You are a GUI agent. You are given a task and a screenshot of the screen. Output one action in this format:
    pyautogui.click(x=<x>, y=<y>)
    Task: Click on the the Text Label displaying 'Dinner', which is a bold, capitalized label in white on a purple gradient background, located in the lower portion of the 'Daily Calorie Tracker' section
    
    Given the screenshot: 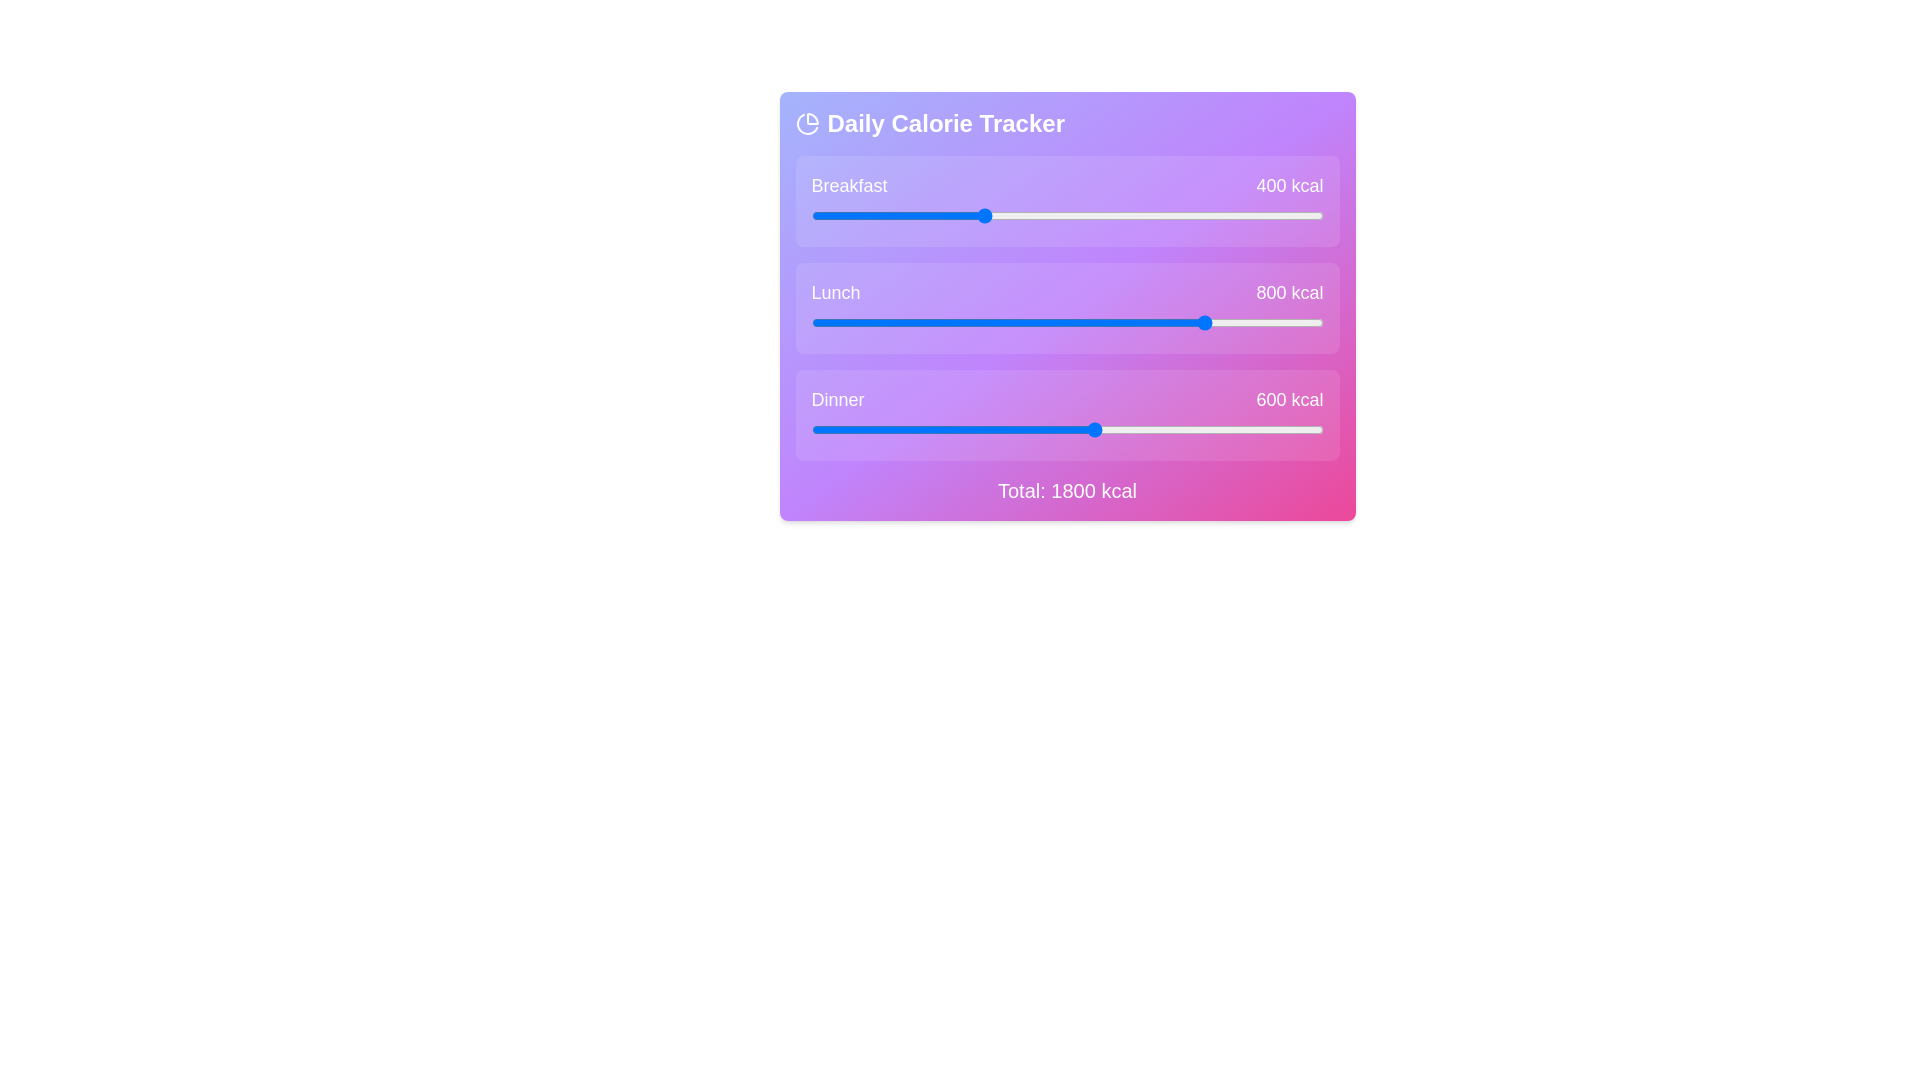 What is the action you would take?
    pyautogui.click(x=838, y=400)
    